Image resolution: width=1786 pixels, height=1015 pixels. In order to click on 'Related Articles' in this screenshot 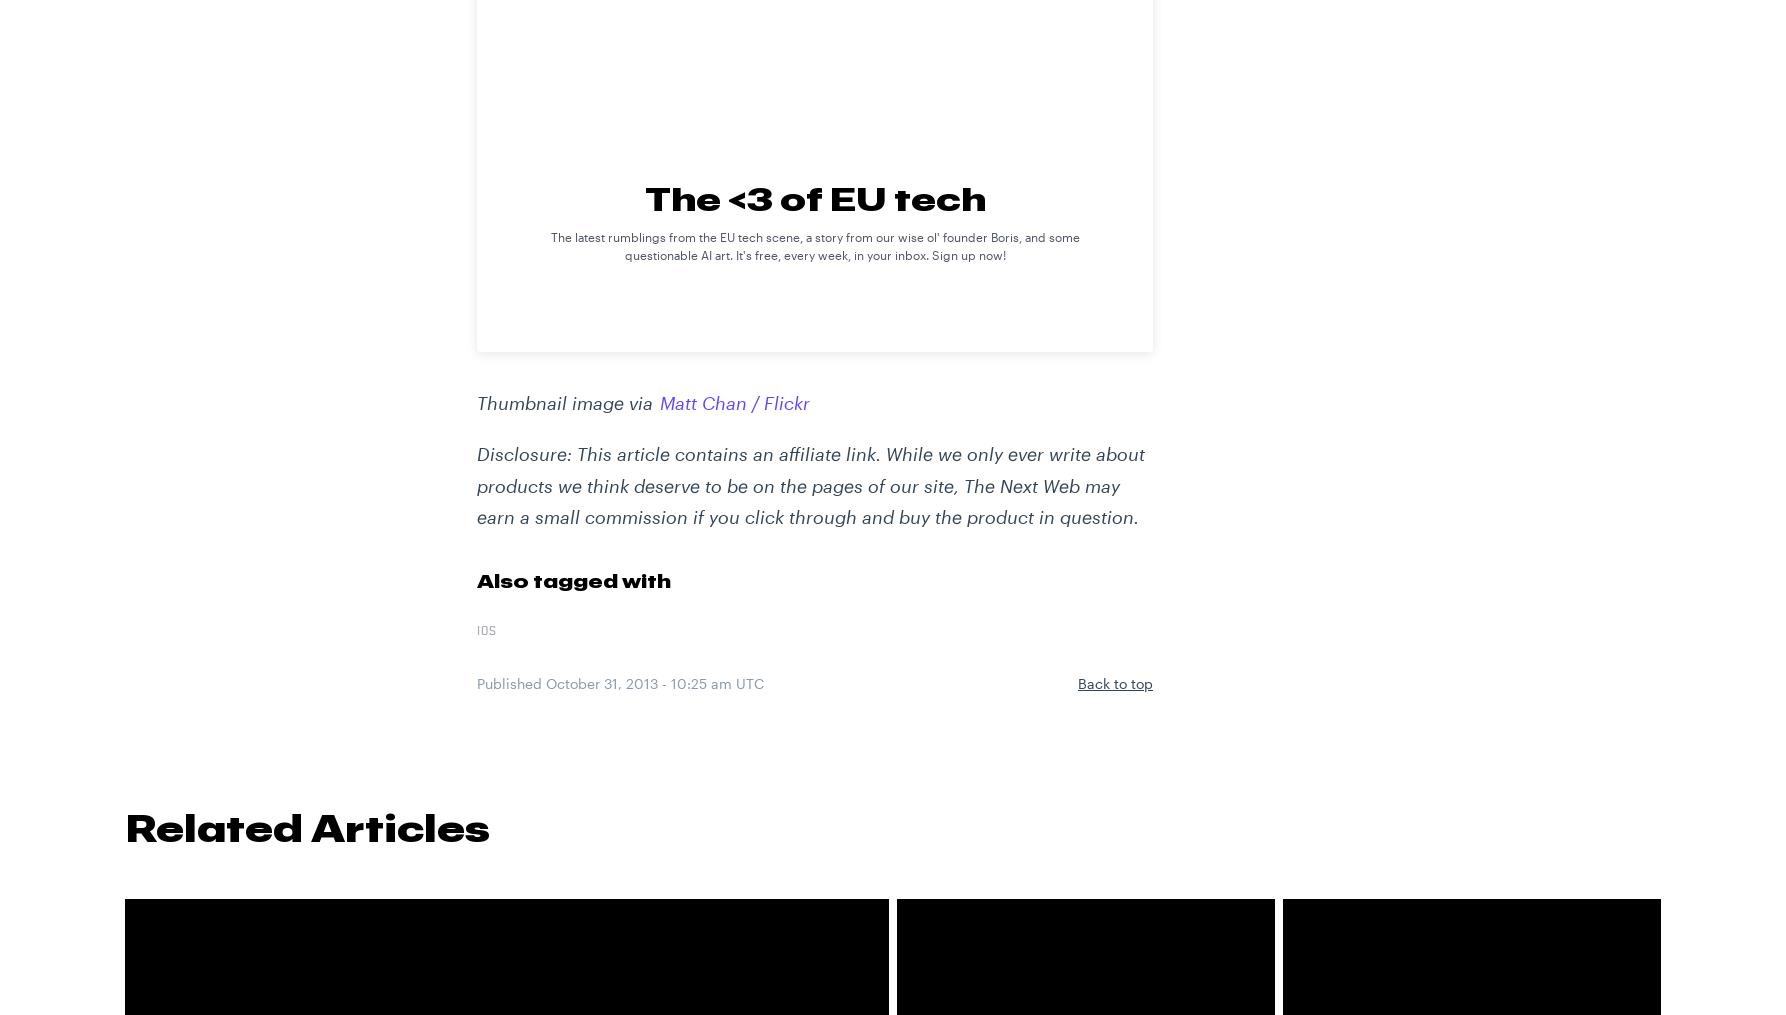, I will do `click(125, 827)`.